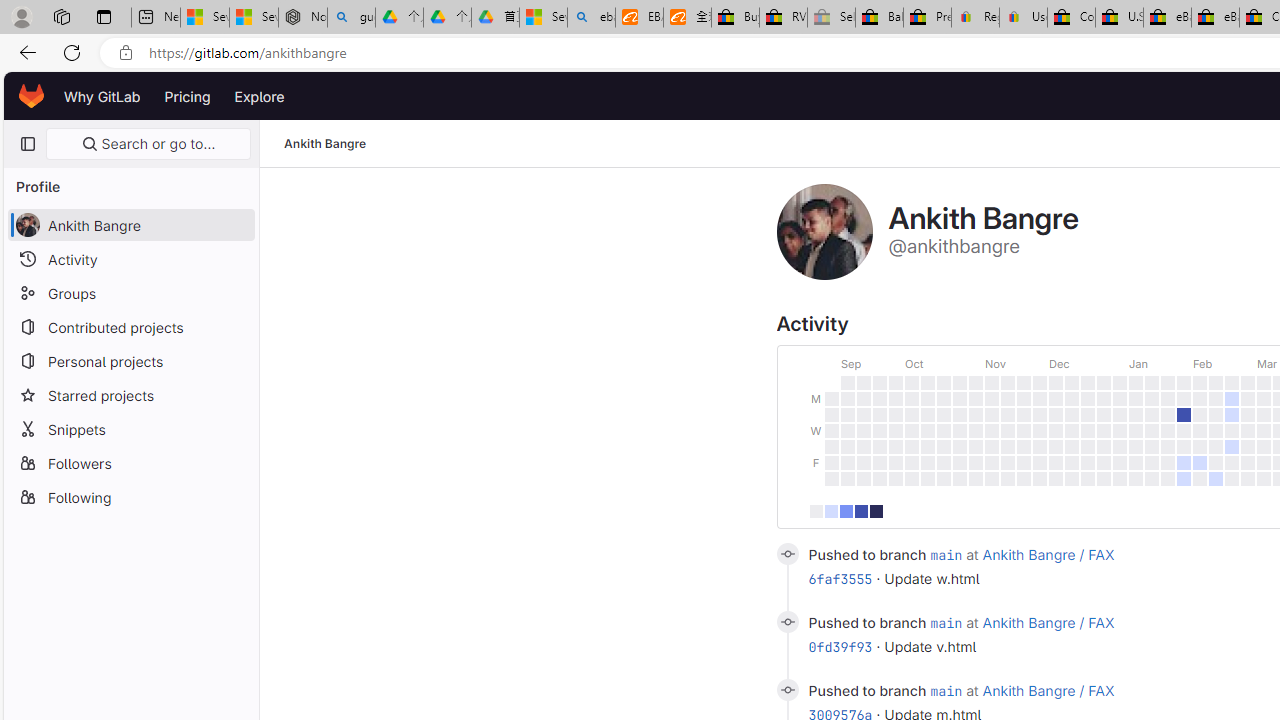 This screenshot has width=1280, height=720. I want to click on 'Press Room - eBay Inc.', so click(926, 17).